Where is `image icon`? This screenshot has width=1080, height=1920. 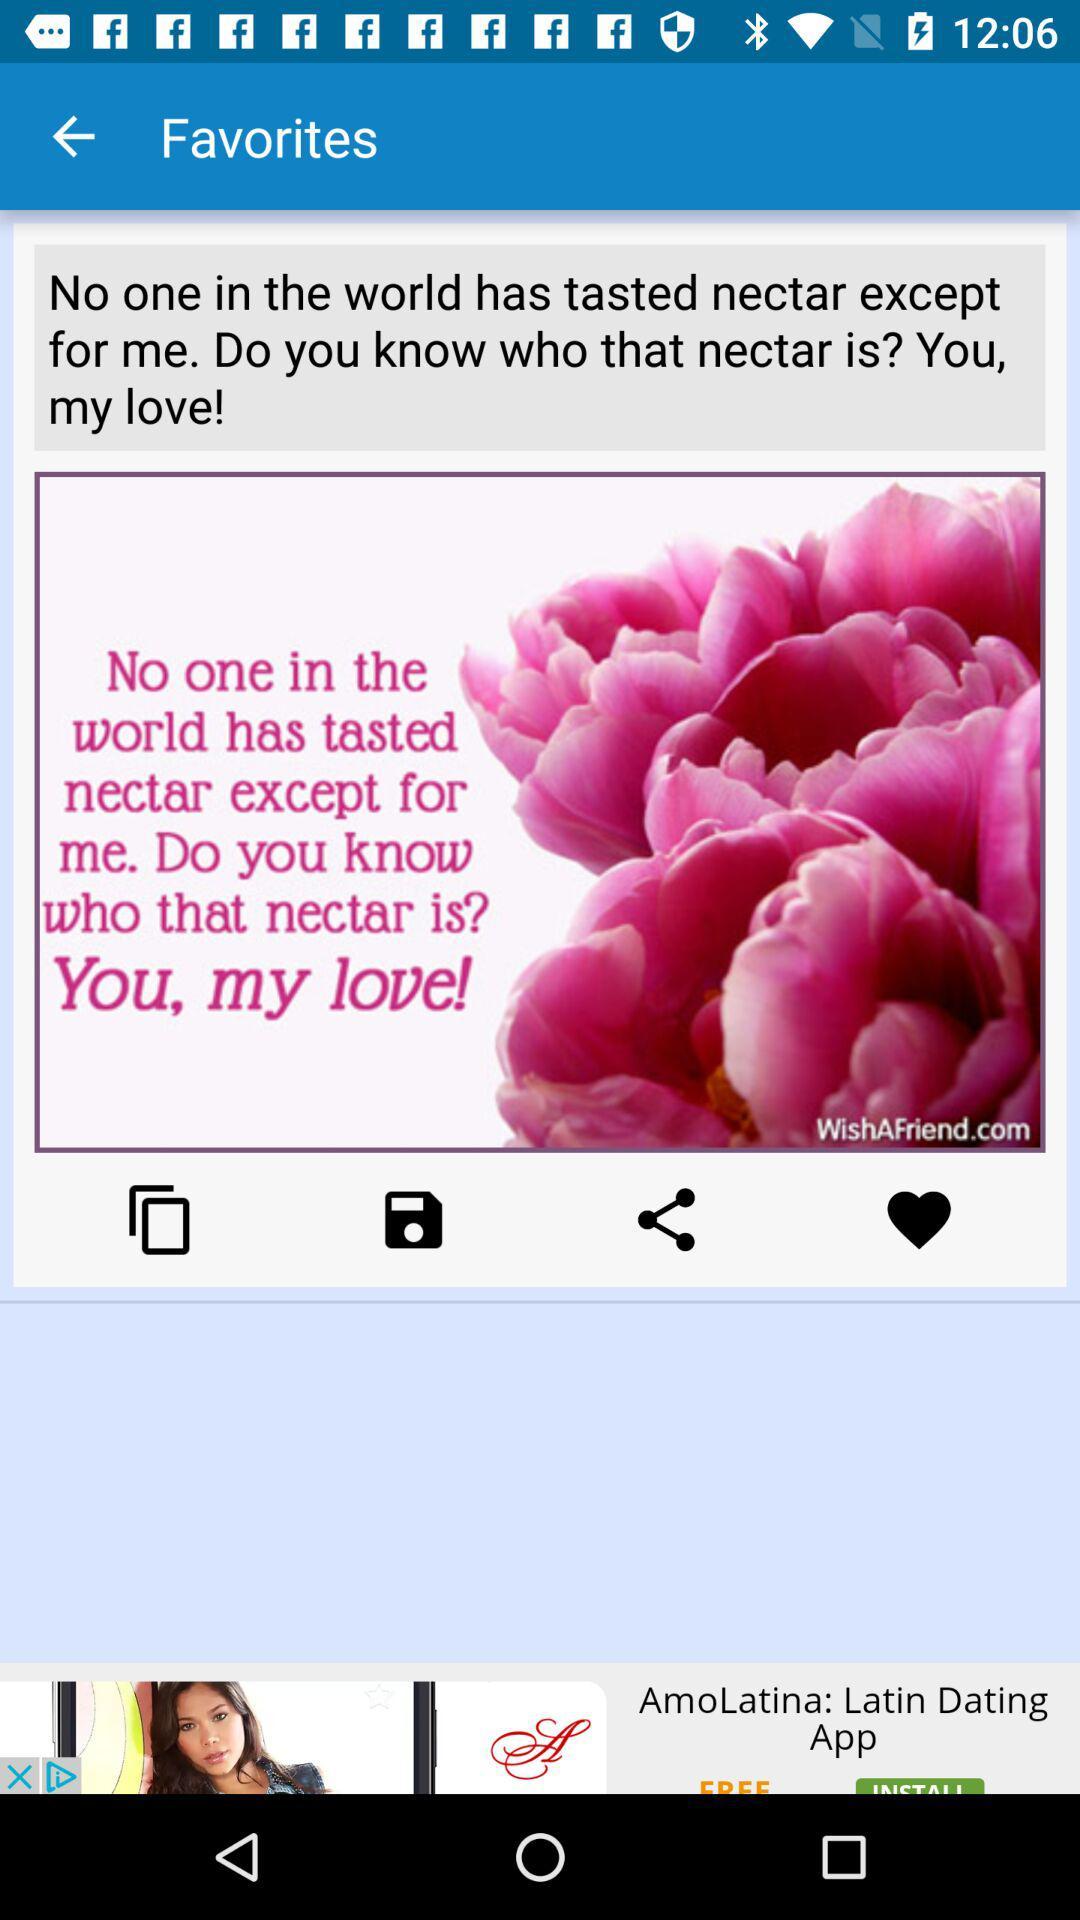
image icon is located at coordinates (412, 1218).